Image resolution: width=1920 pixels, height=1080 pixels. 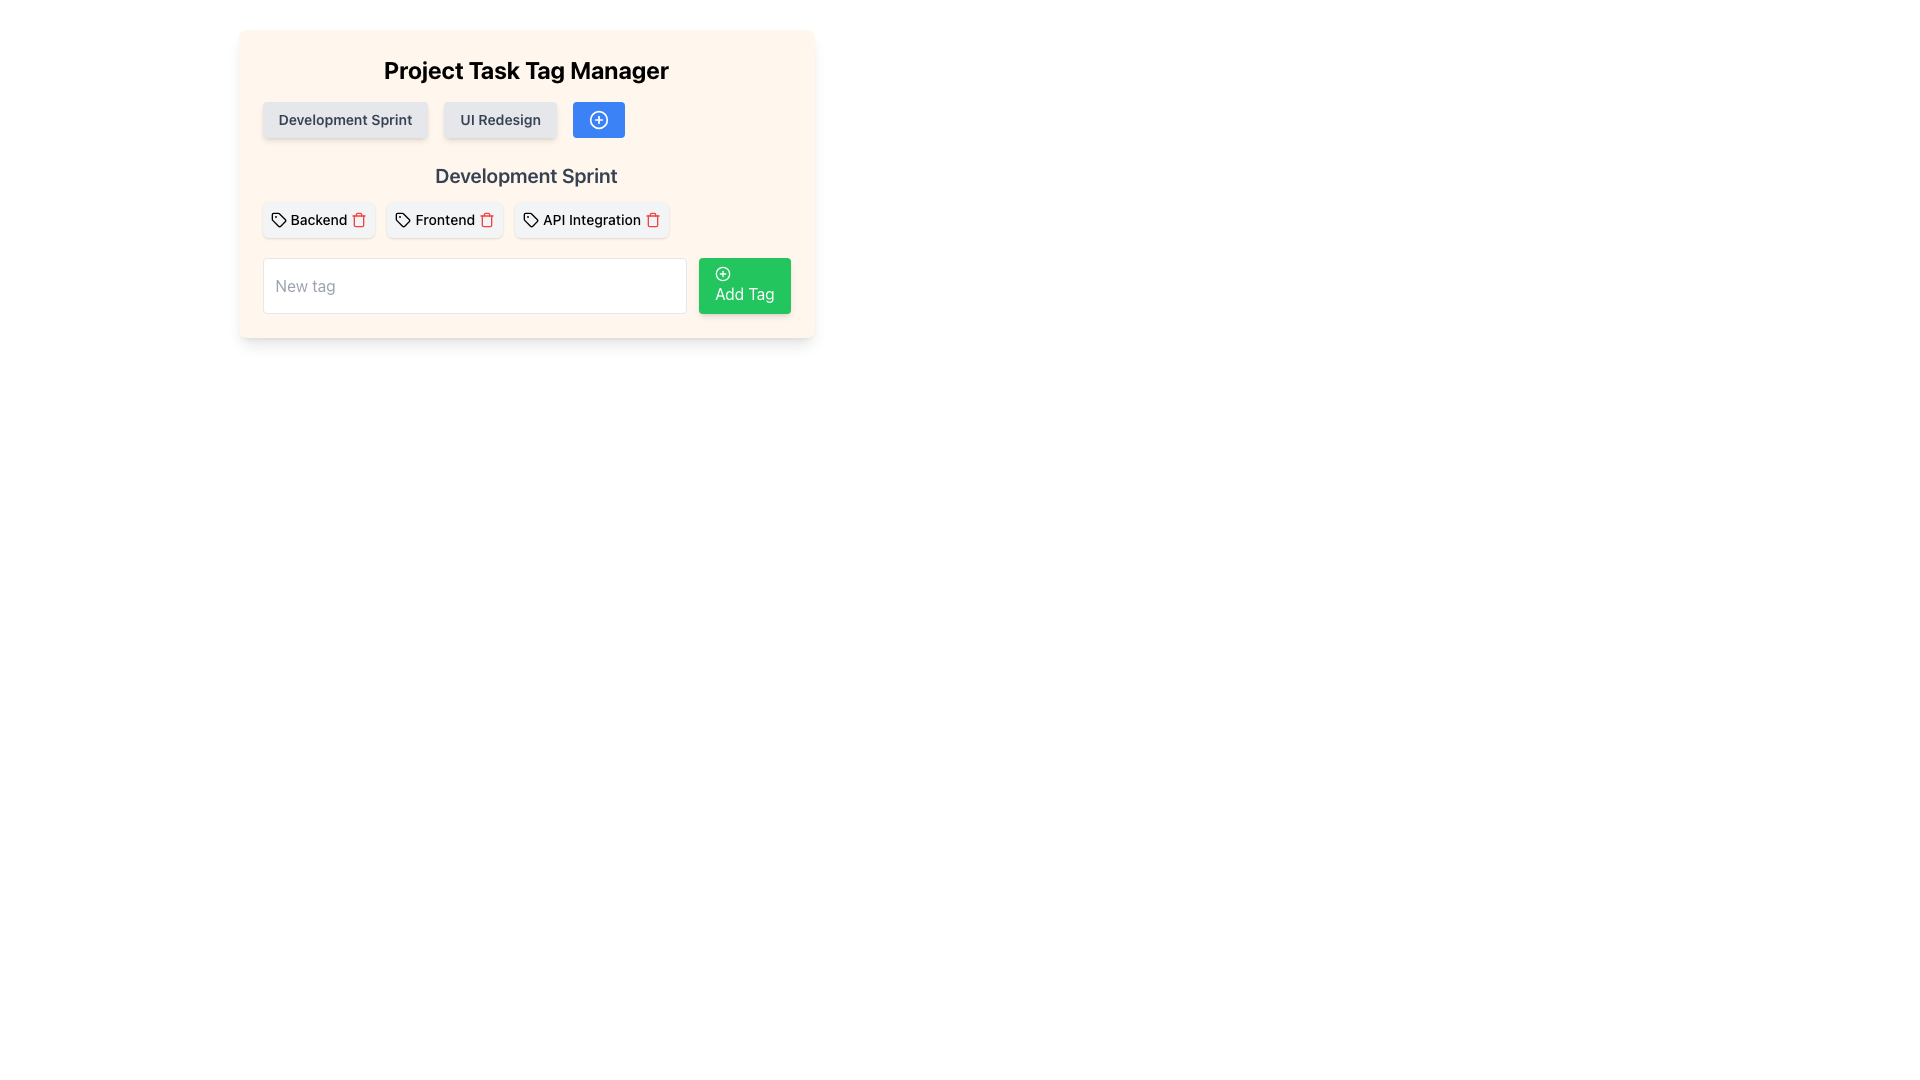 I want to click on the 'API Integration' text label, which is the third text item in the row of tags under the 'Development Sprint' section, positioned between the 'Frontend' tag and a delete icon, so click(x=591, y=219).